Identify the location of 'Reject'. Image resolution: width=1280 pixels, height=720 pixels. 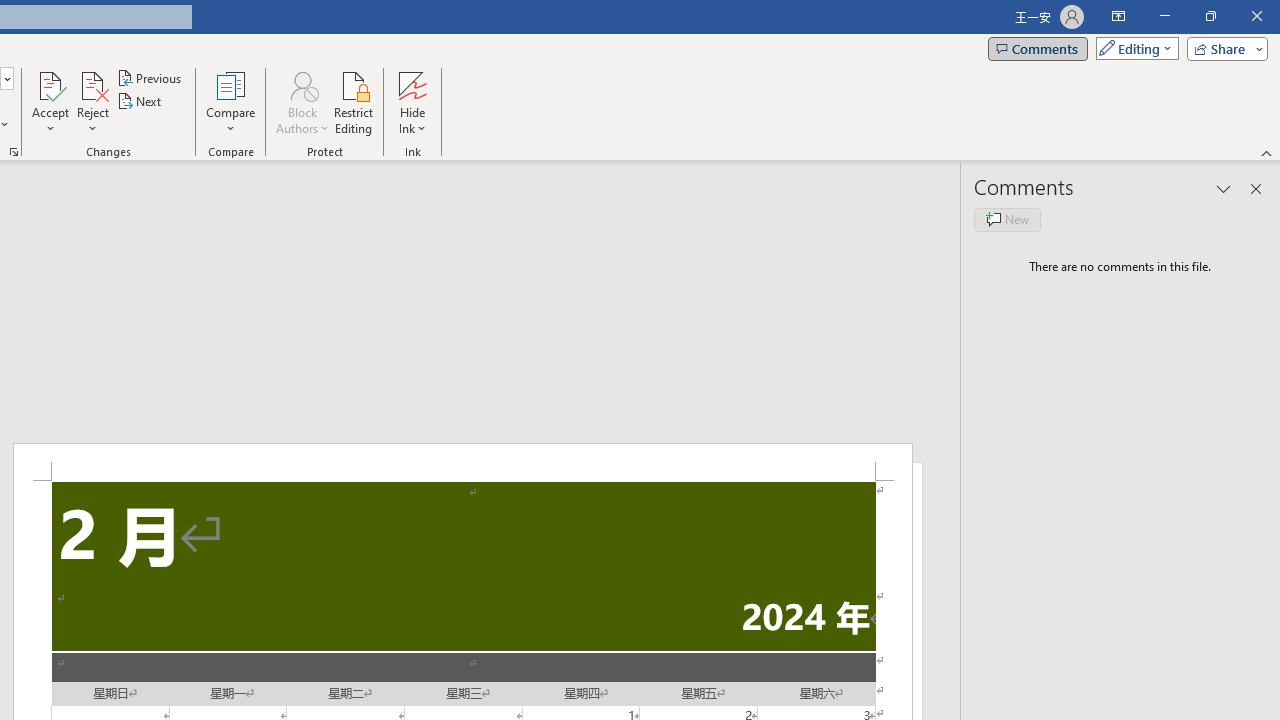
(91, 103).